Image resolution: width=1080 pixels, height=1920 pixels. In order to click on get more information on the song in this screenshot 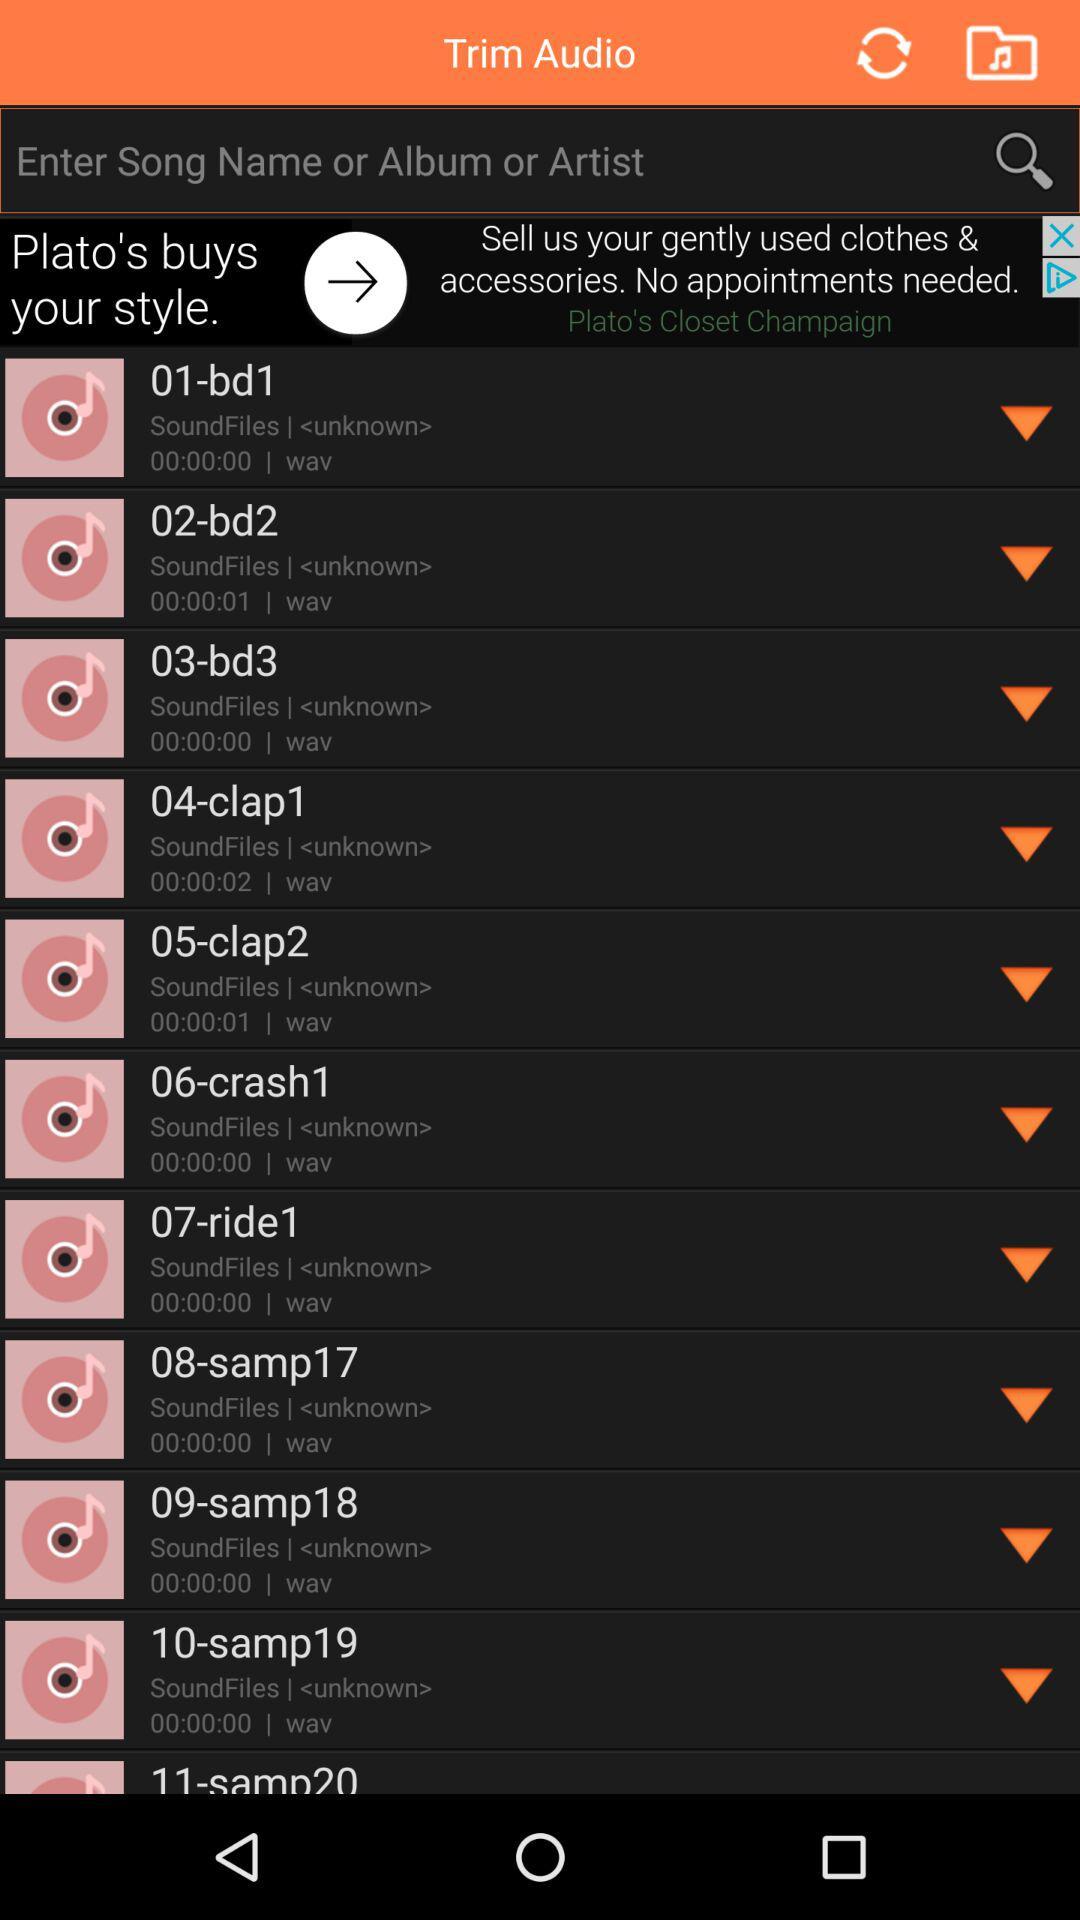, I will do `click(1027, 979)`.